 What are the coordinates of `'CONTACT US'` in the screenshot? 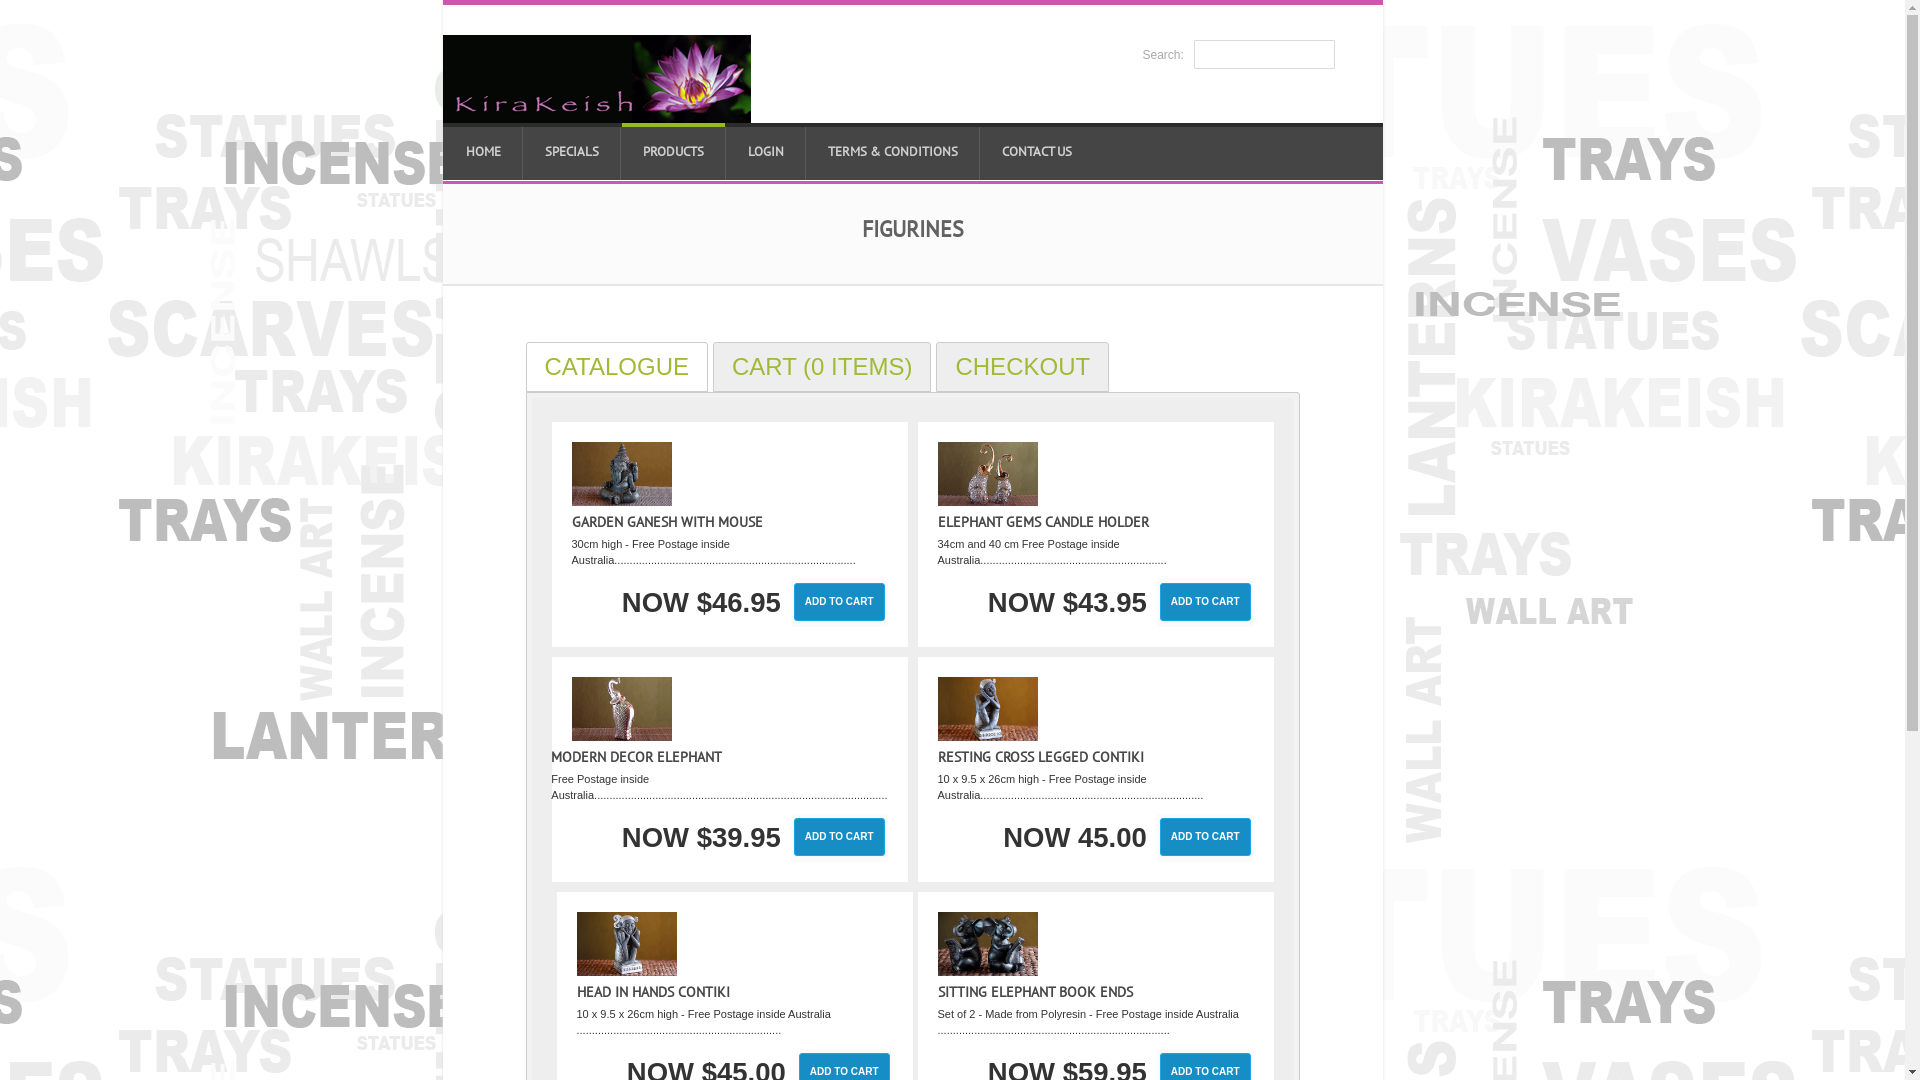 It's located at (979, 150).